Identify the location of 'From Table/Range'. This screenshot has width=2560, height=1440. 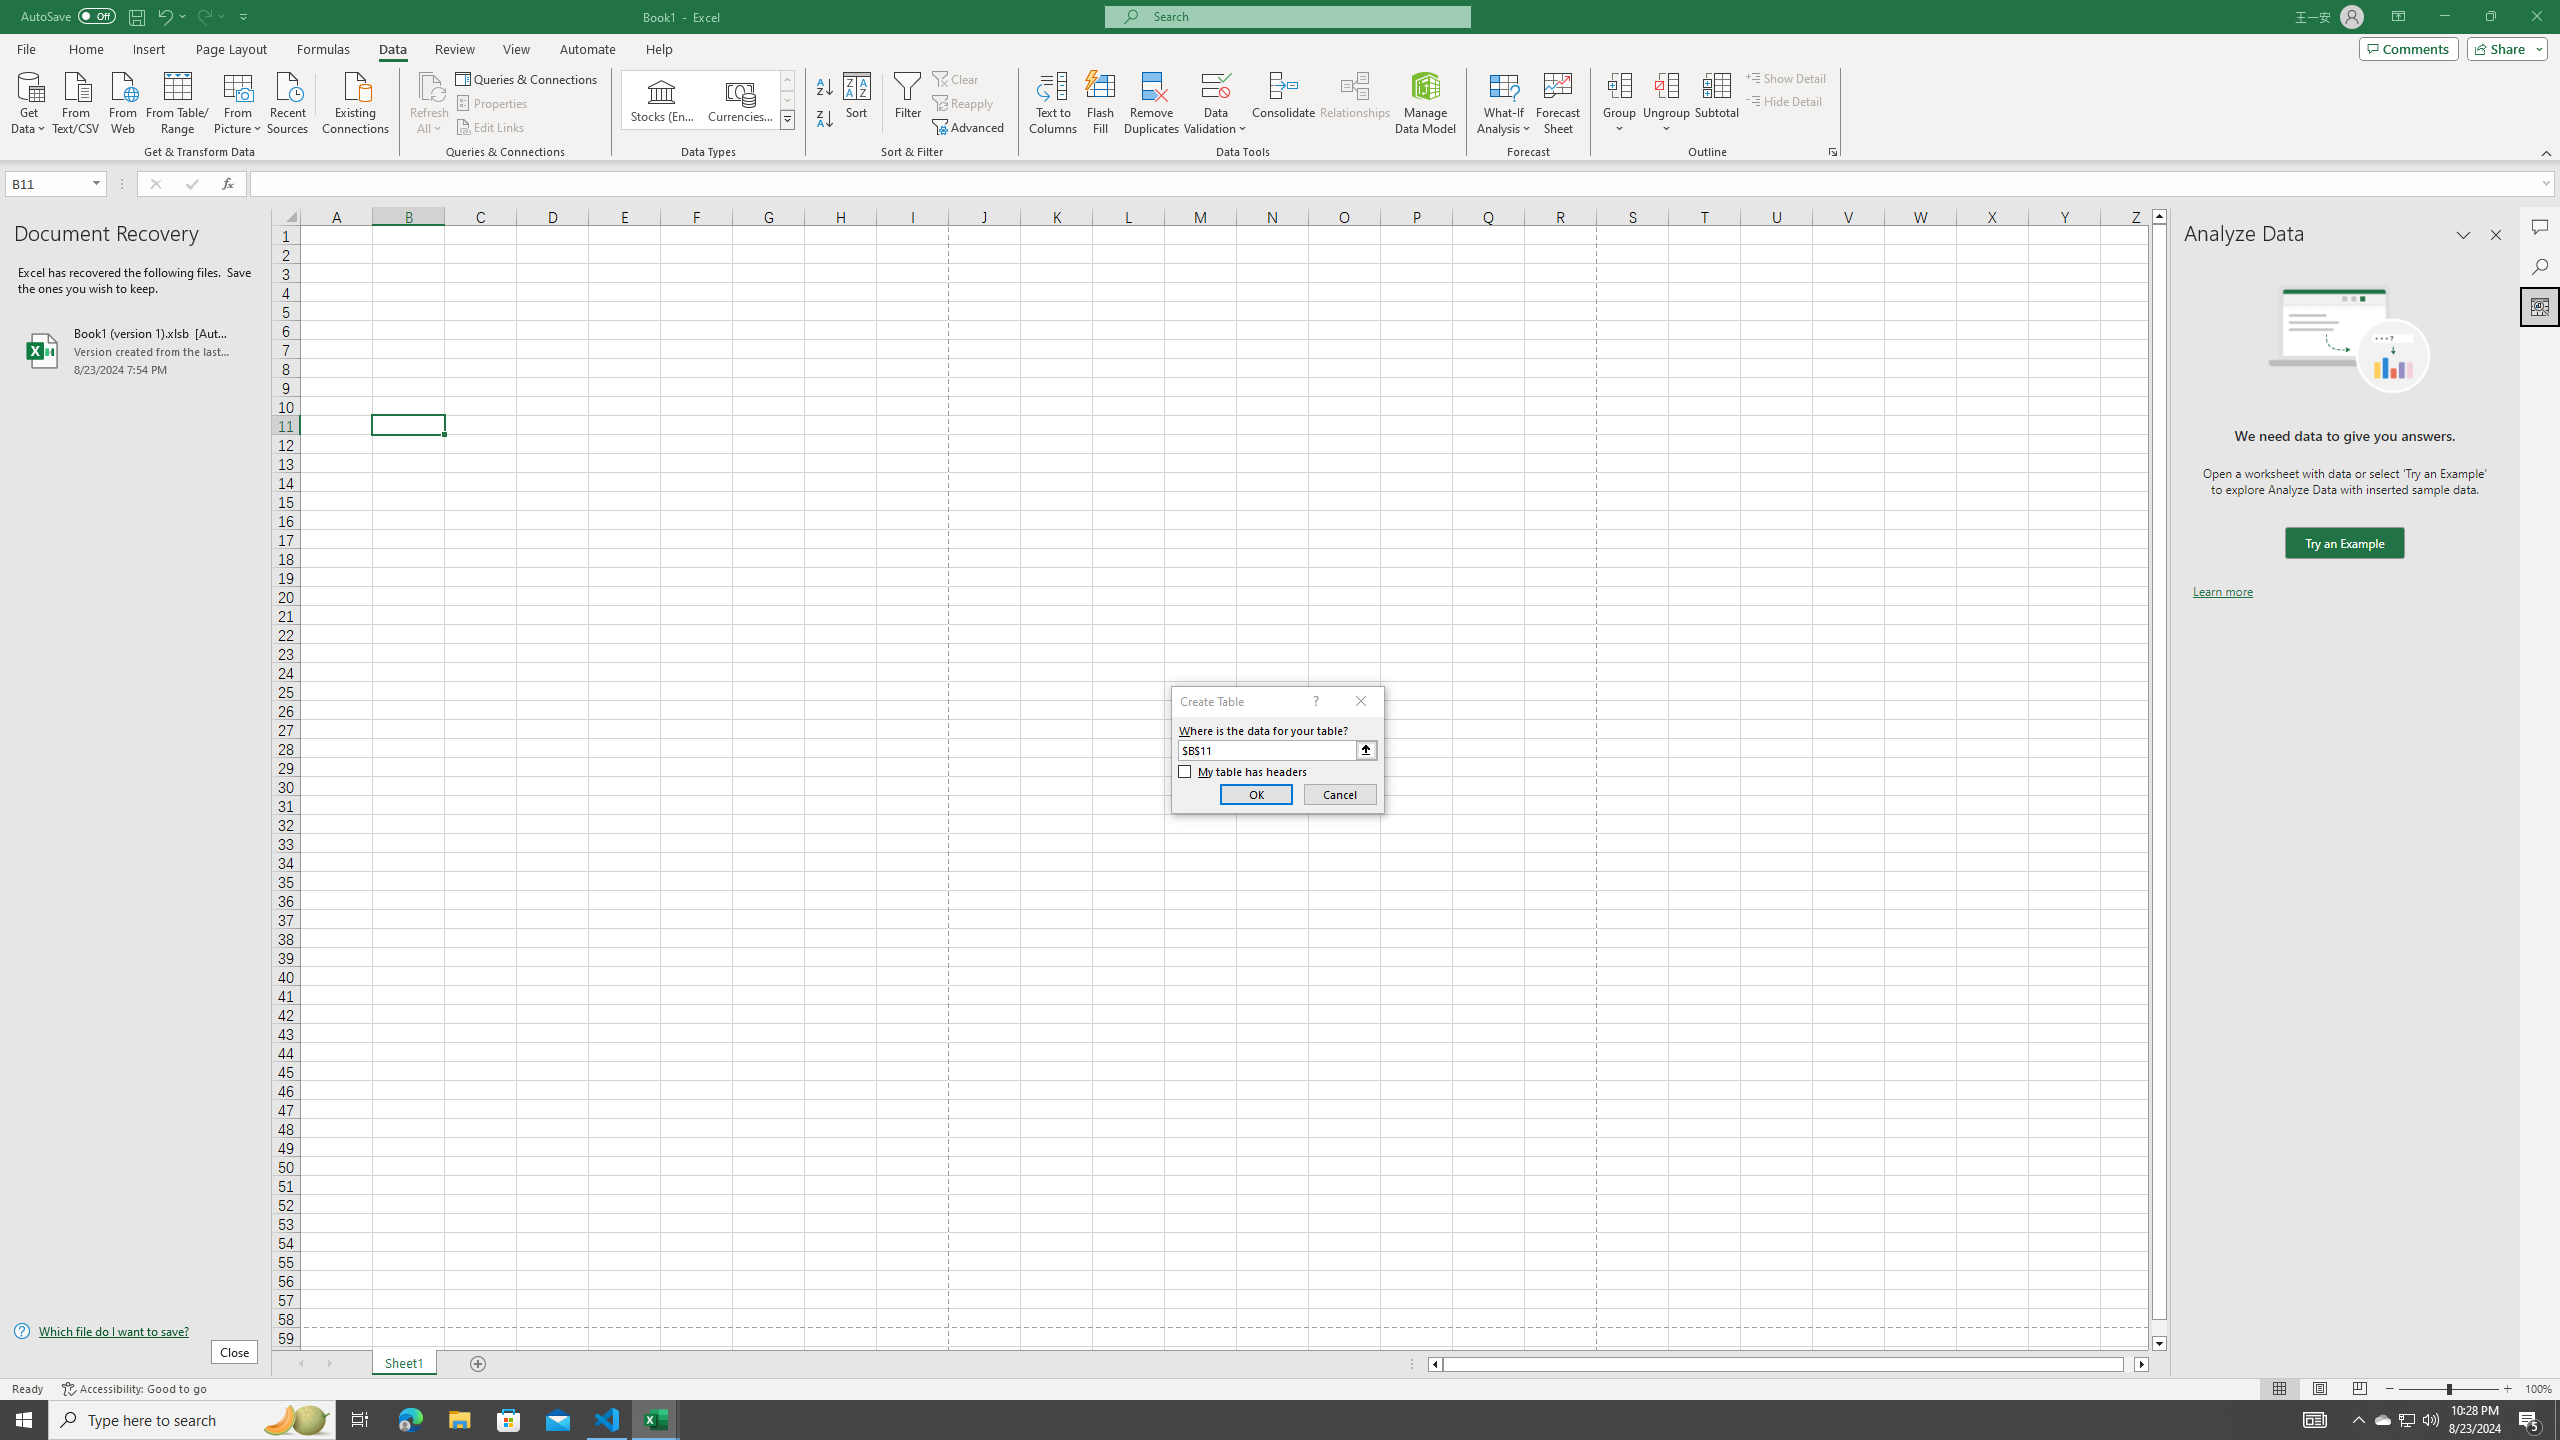
(176, 100).